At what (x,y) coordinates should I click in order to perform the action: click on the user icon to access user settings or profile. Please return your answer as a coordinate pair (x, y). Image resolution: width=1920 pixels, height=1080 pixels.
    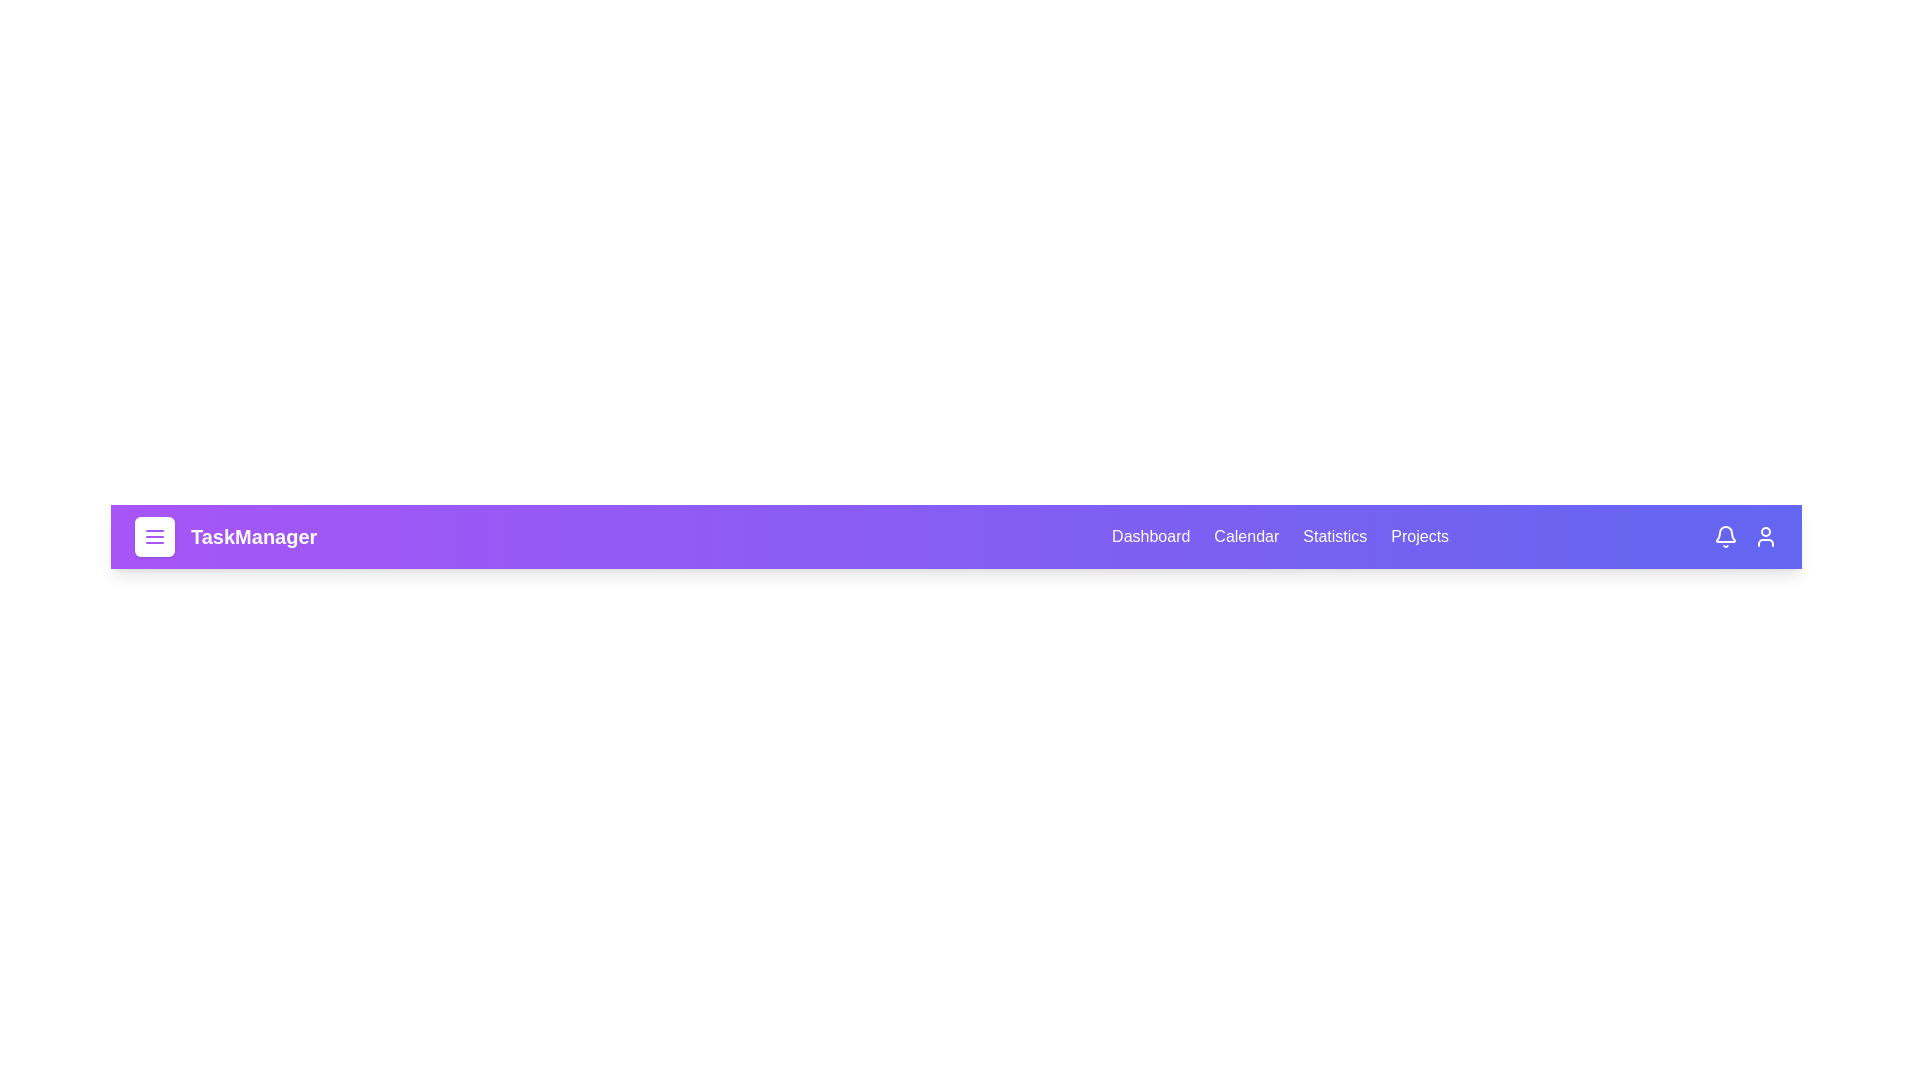
    Looking at the image, I should click on (1766, 535).